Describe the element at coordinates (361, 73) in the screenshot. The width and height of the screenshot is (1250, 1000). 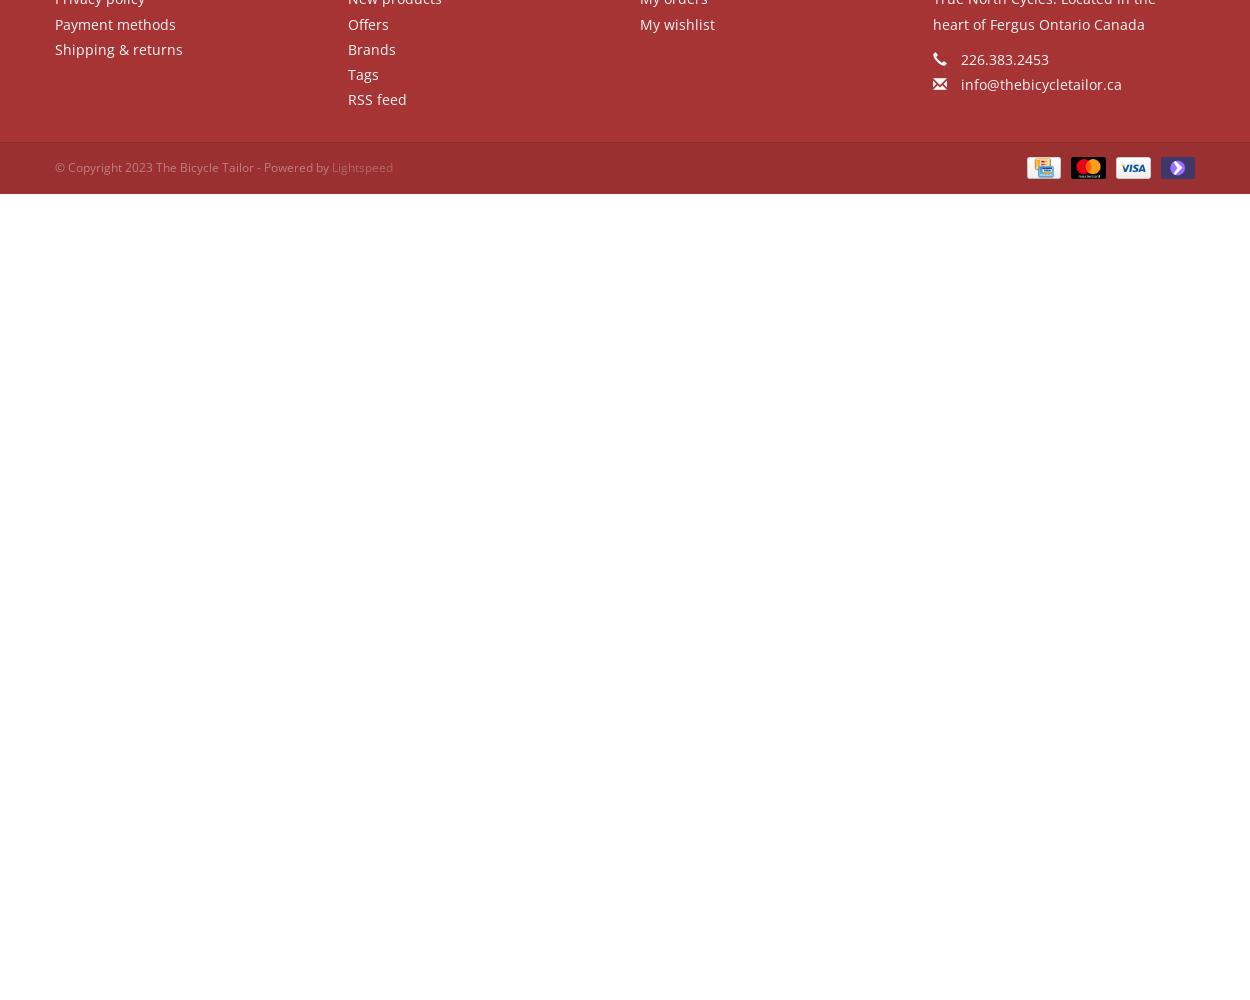
I see `'Tags'` at that location.